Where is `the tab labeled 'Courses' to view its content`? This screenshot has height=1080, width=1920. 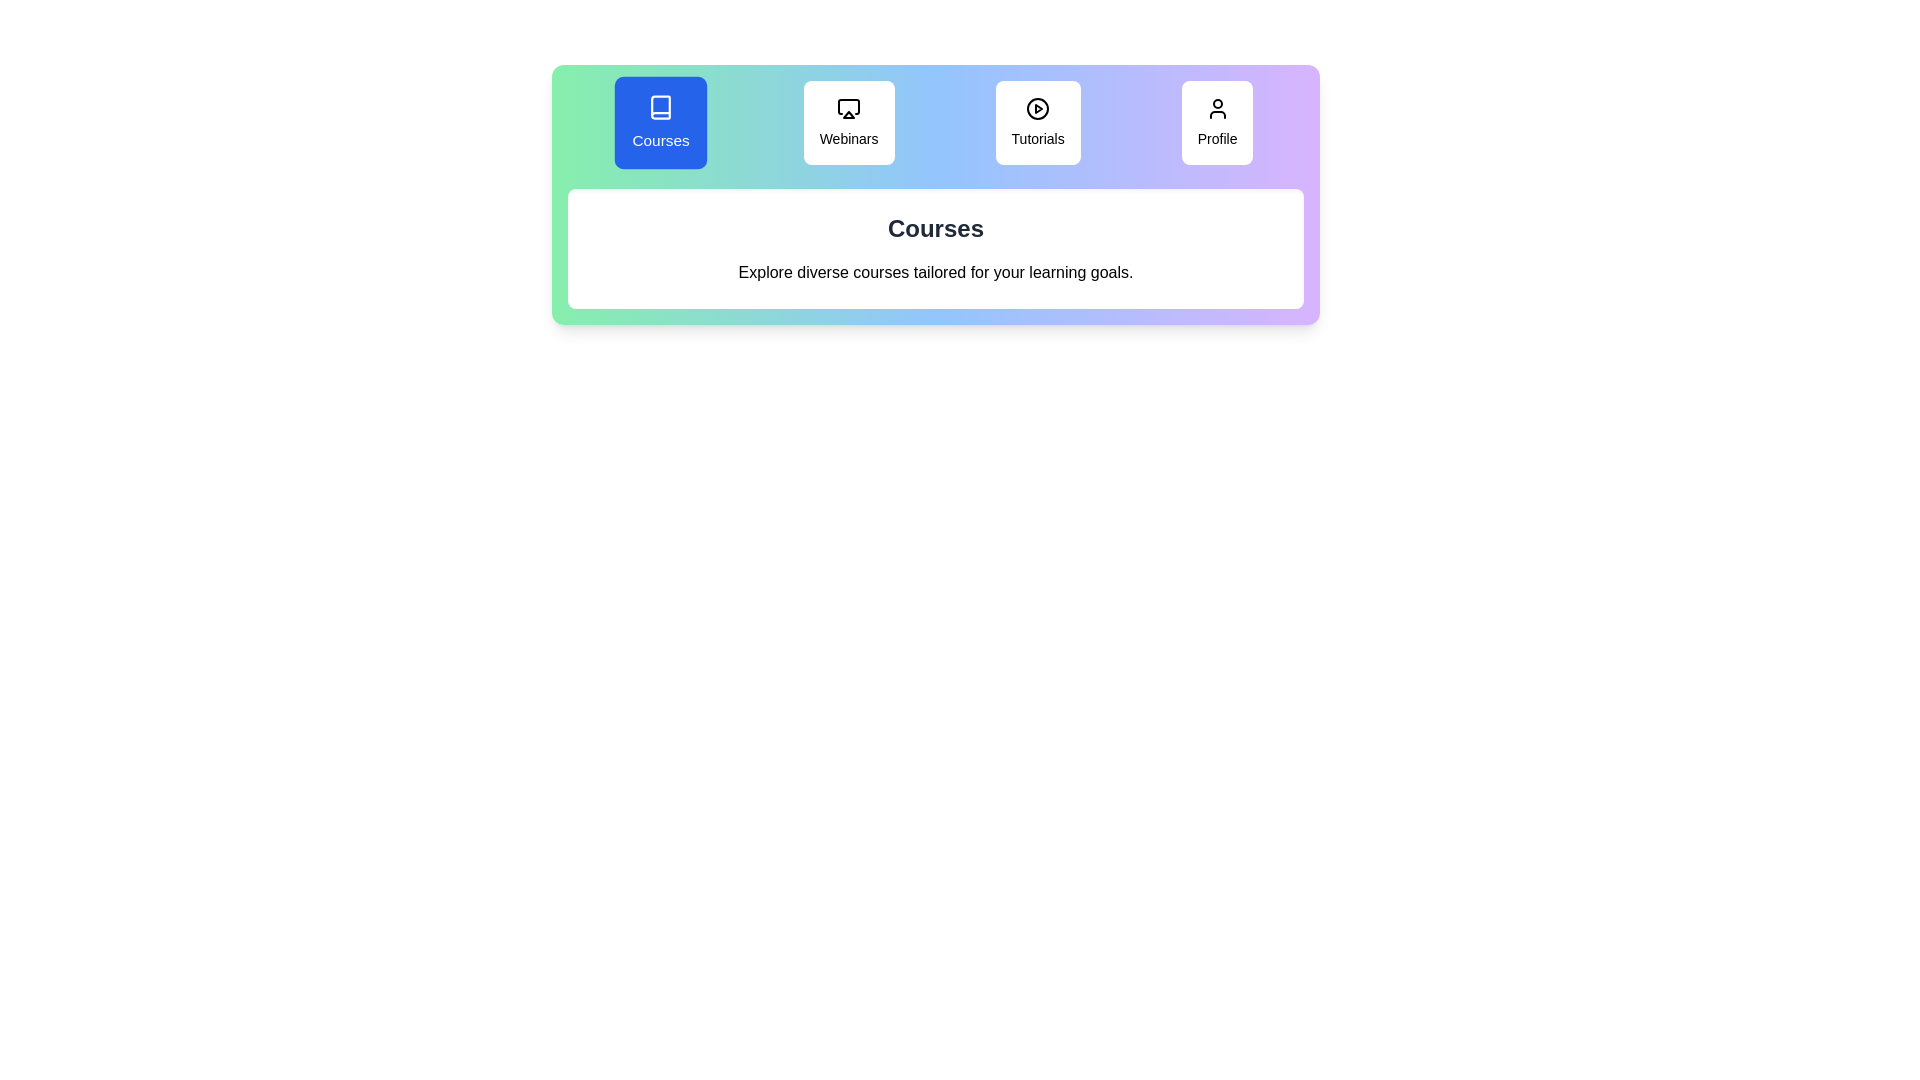
the tab labeled 'Courses' to view its content is located at coordinates (660, 123).